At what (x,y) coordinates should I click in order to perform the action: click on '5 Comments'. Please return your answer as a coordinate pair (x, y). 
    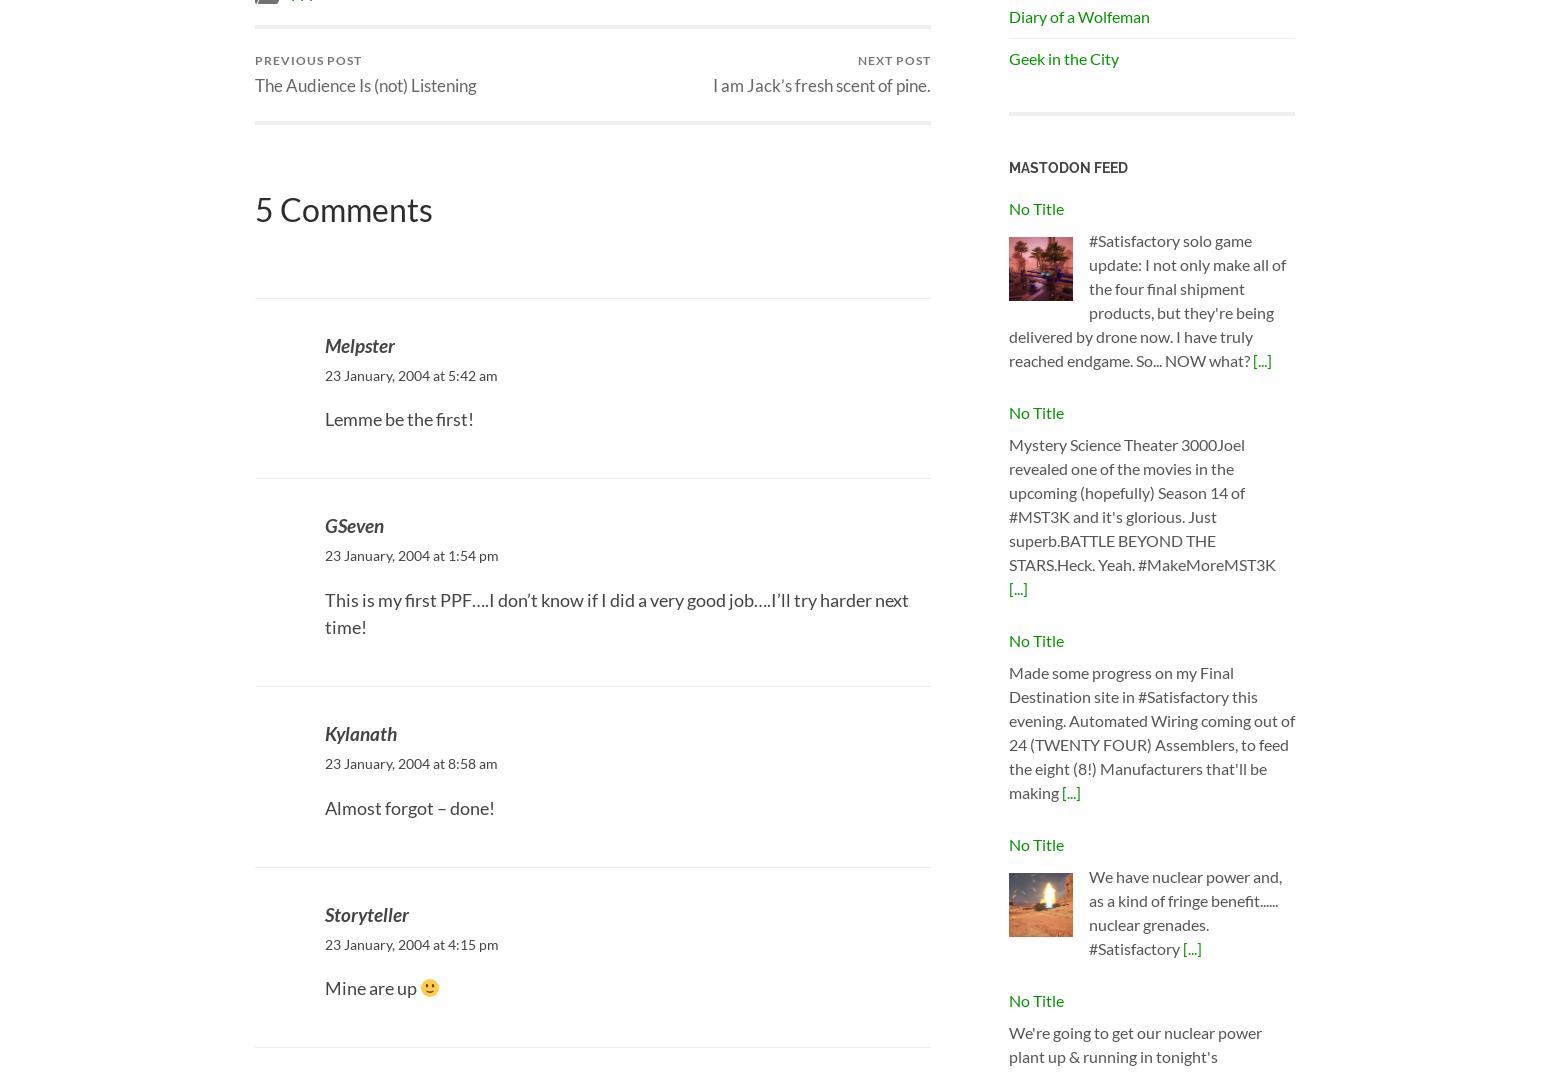
    Looking at the image, I should click on (342, 209).